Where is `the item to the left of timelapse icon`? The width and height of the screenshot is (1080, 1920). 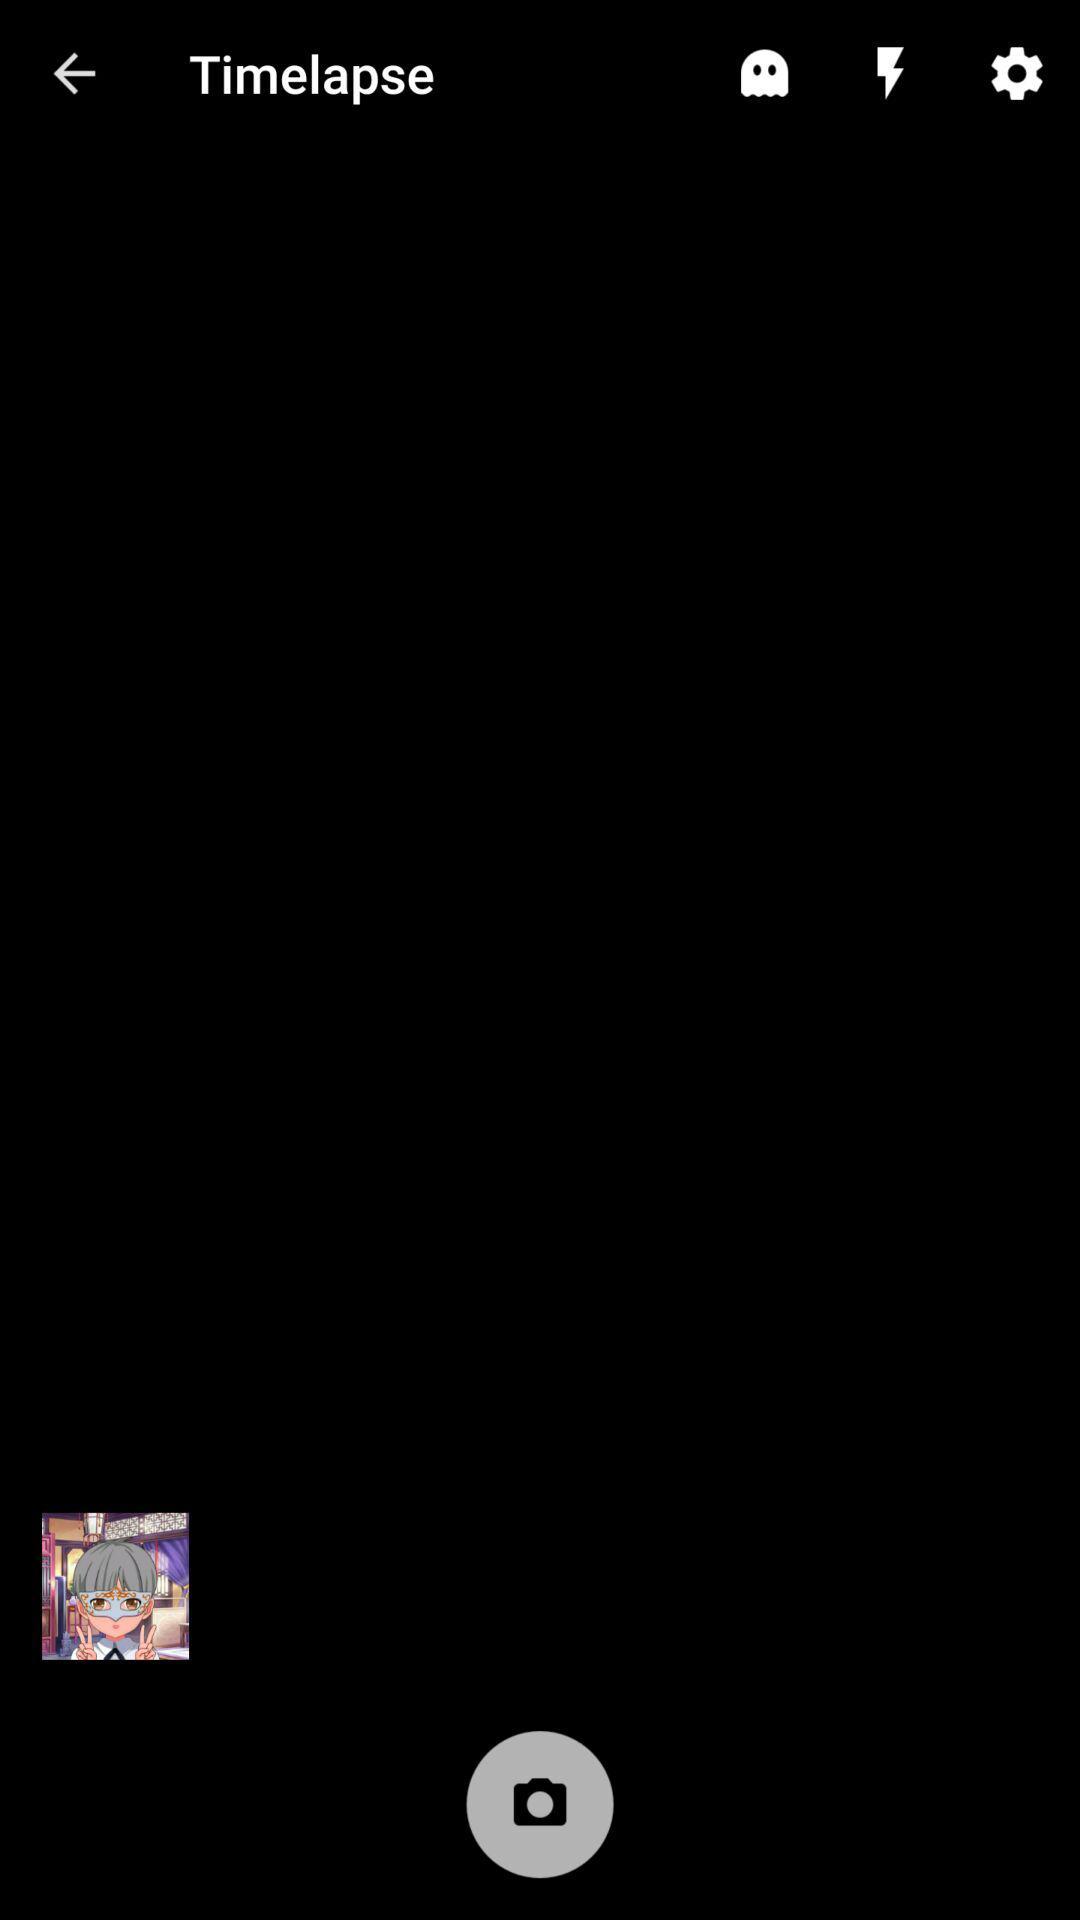
the item to the left of timelapse icon is located at coordinates (72, 73).